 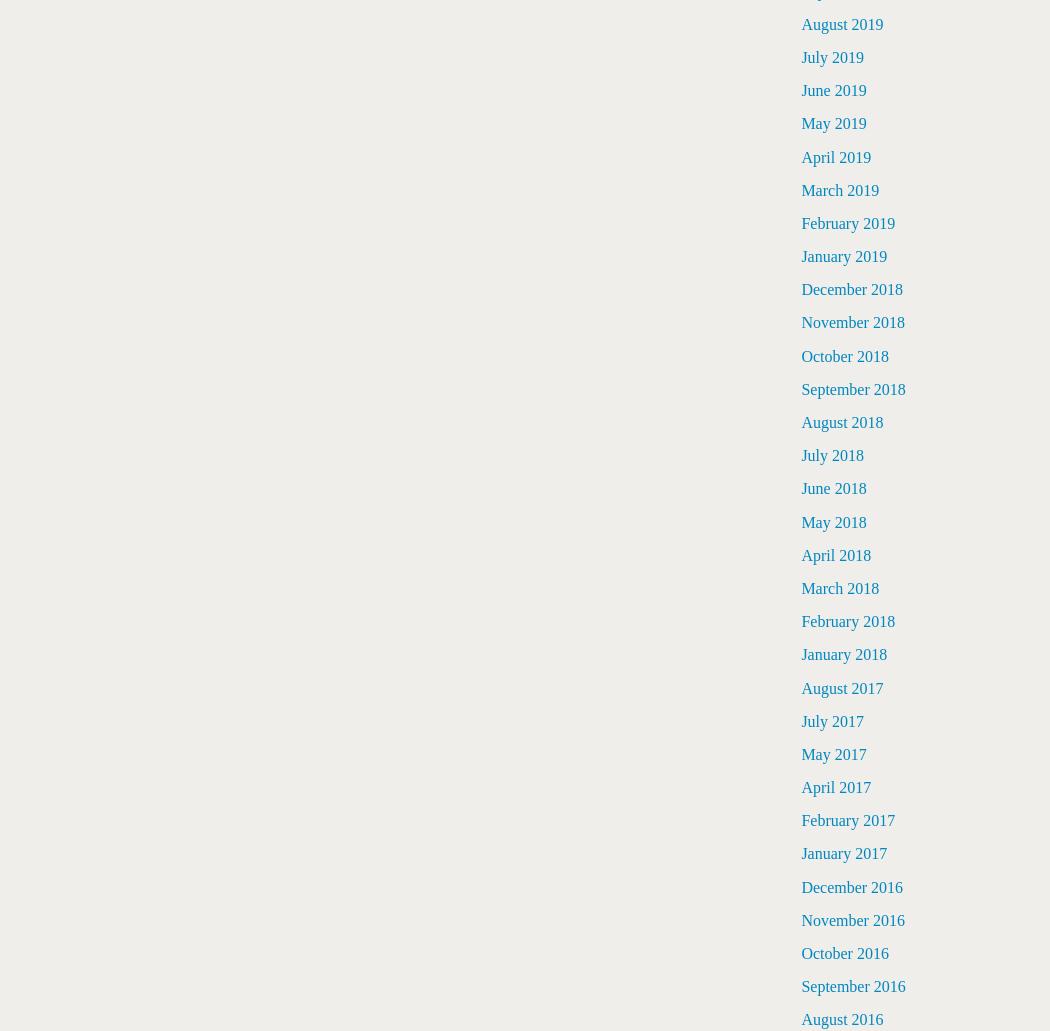 I want to click on 'November 2018', so click(x=852, y=321).